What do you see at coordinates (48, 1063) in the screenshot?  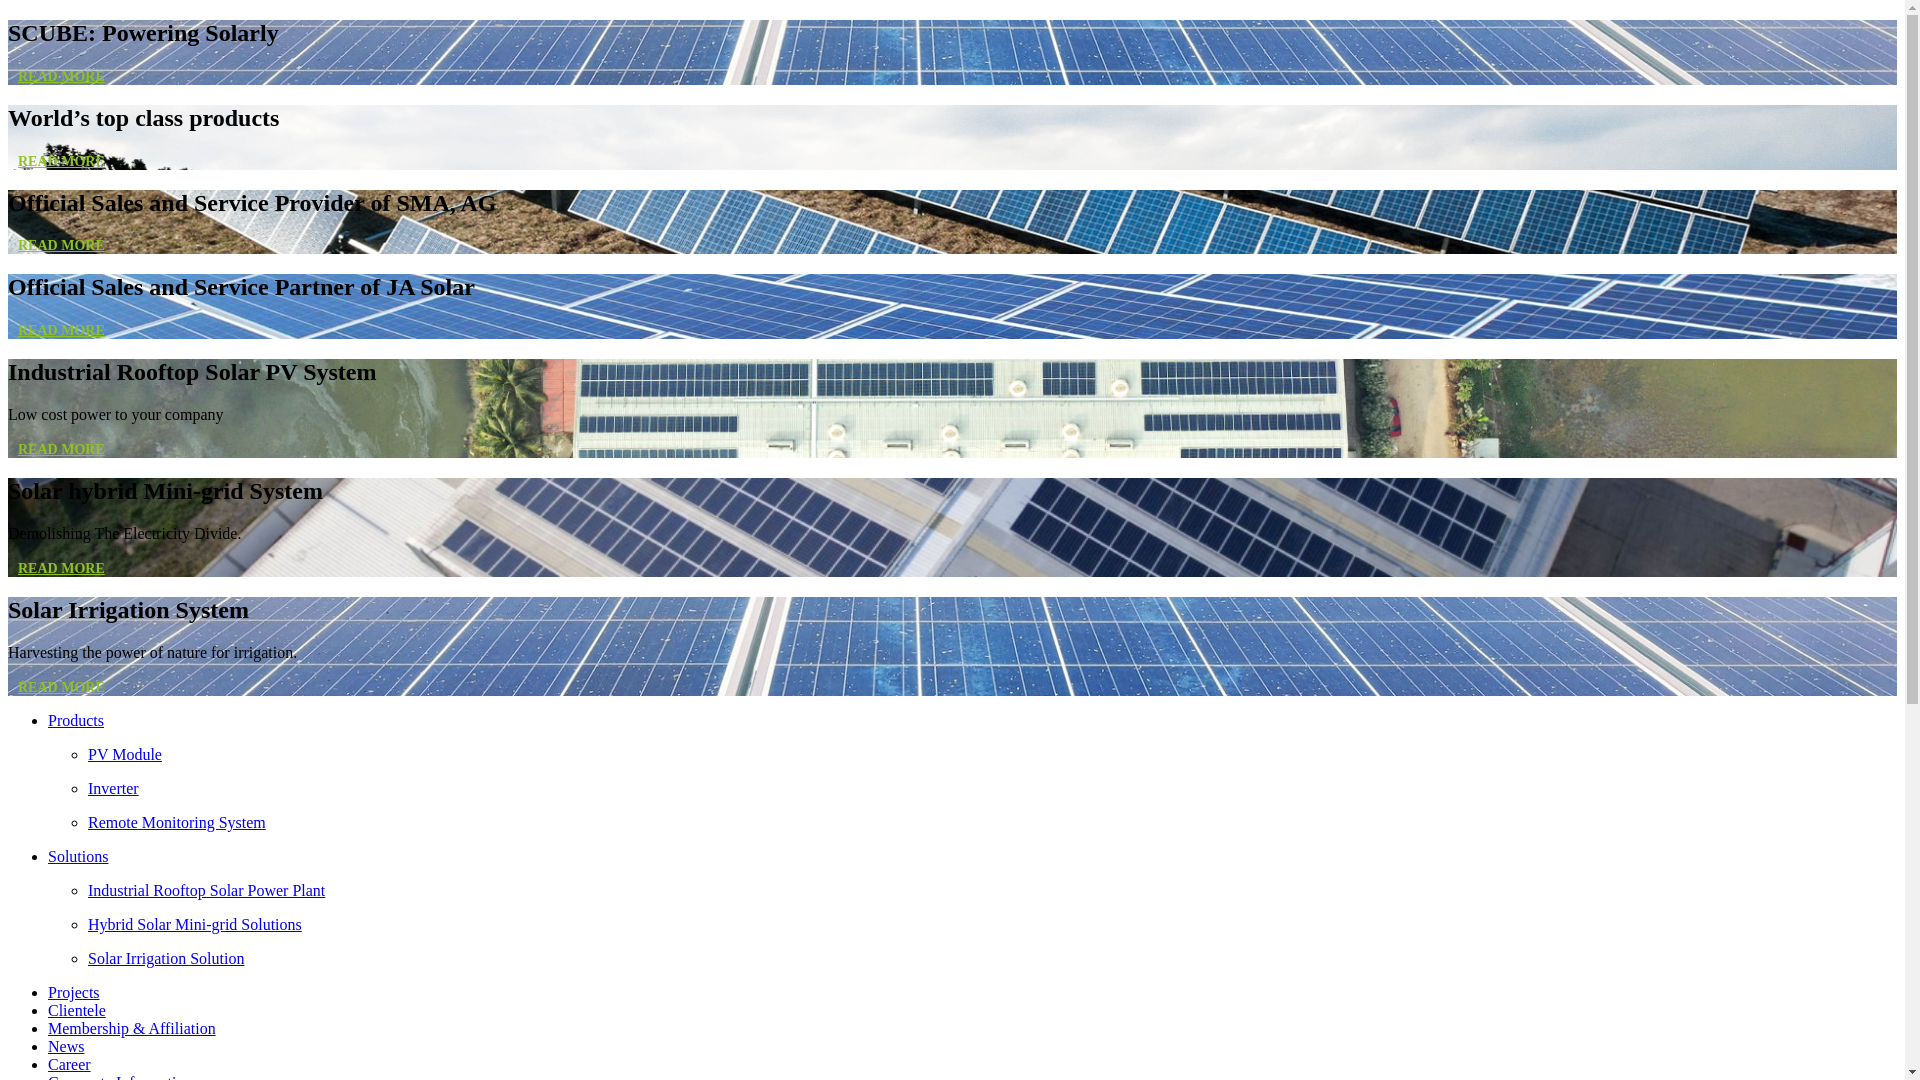 I see `'Career'` at bounding box center [48, 1063].